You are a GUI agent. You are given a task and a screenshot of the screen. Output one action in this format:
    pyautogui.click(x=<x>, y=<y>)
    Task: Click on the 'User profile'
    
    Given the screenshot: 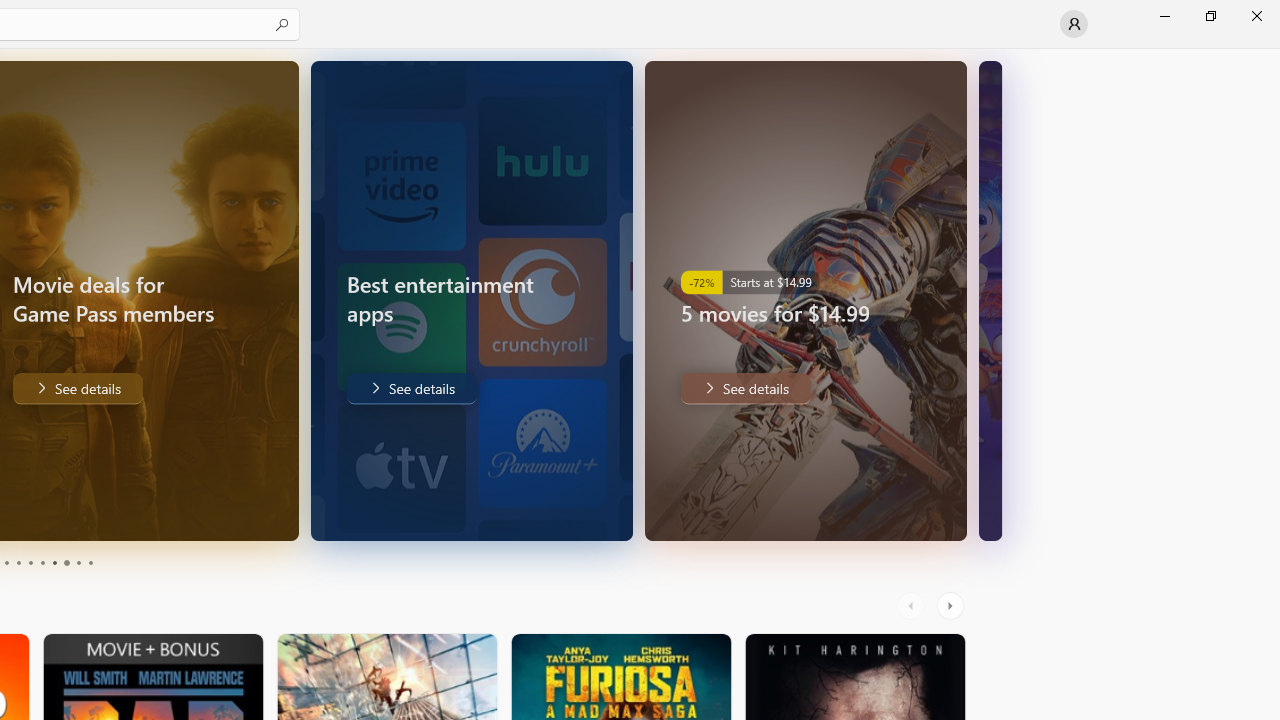 What is the action you would take?
    pyautogui.click(x=1072, y=24)
    